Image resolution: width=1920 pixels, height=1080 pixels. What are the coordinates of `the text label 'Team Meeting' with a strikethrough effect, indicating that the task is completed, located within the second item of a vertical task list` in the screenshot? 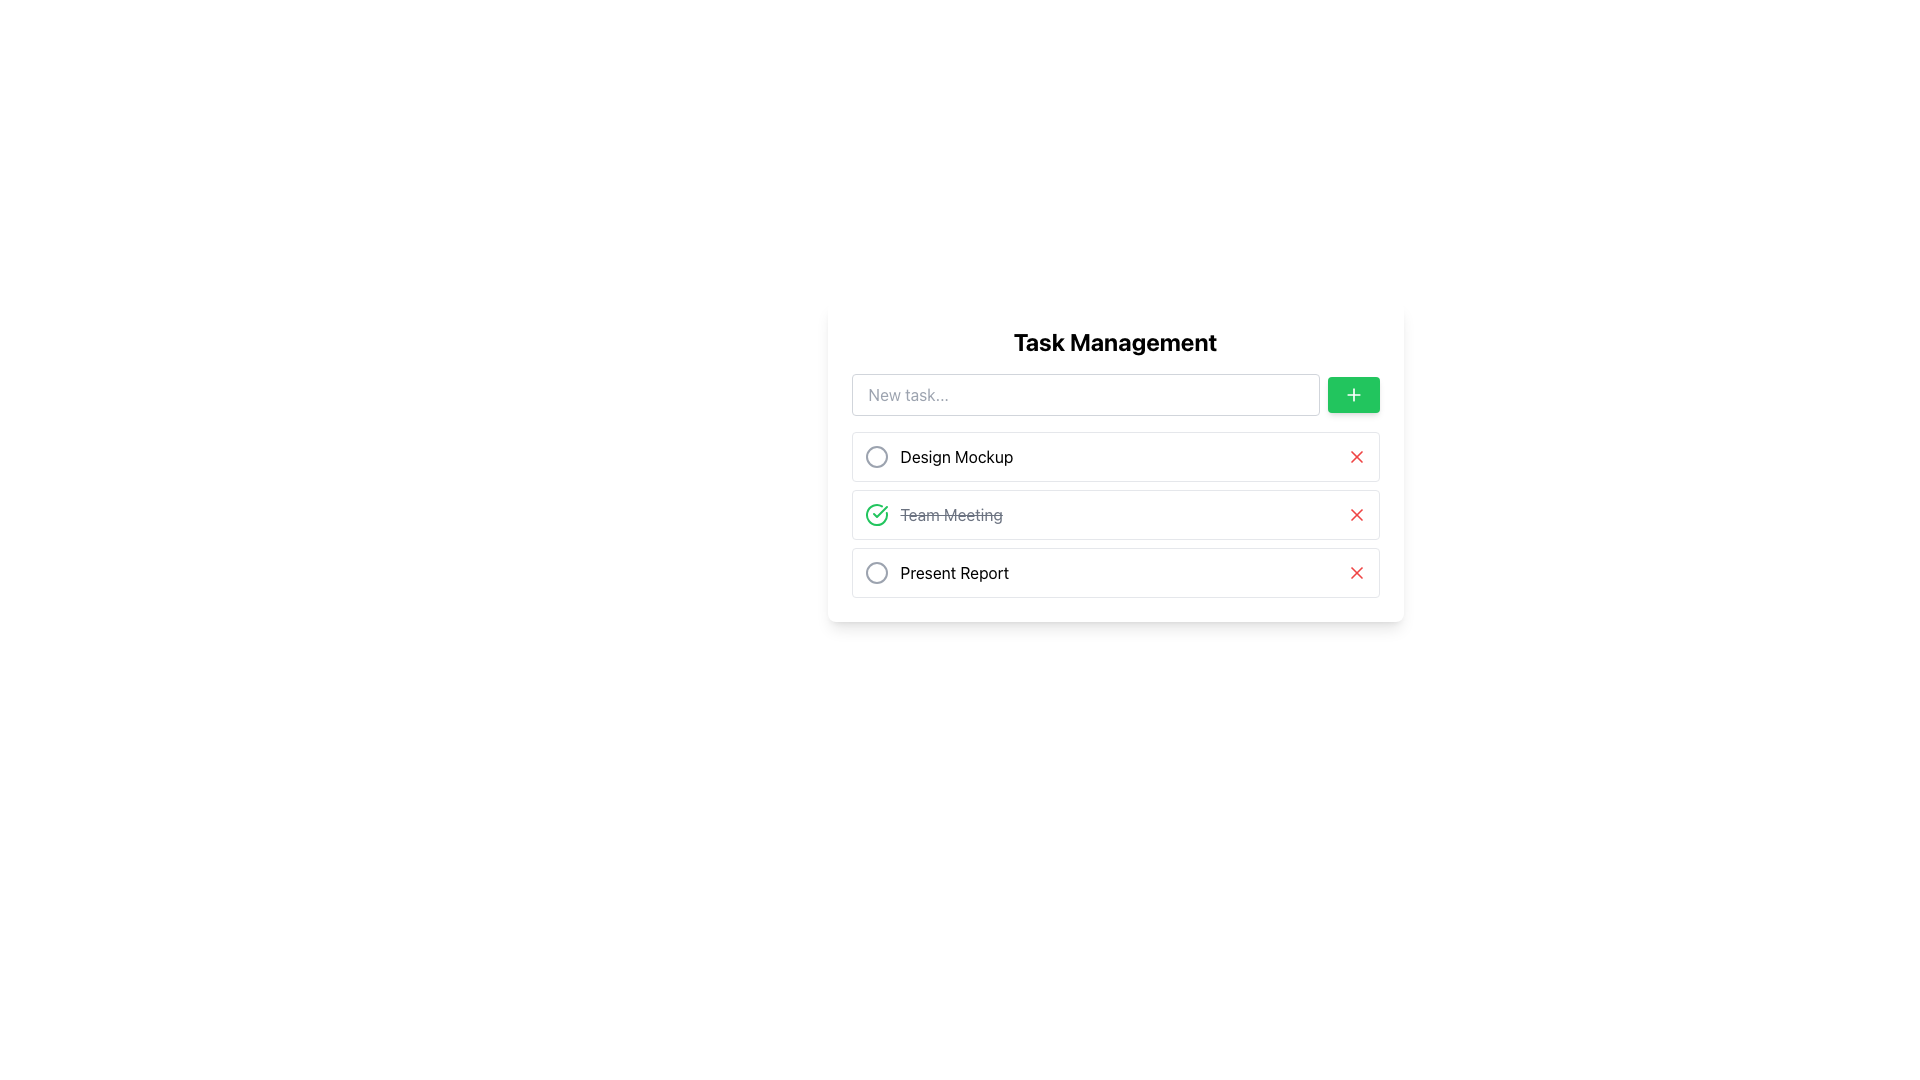 It's located at (932, 514).